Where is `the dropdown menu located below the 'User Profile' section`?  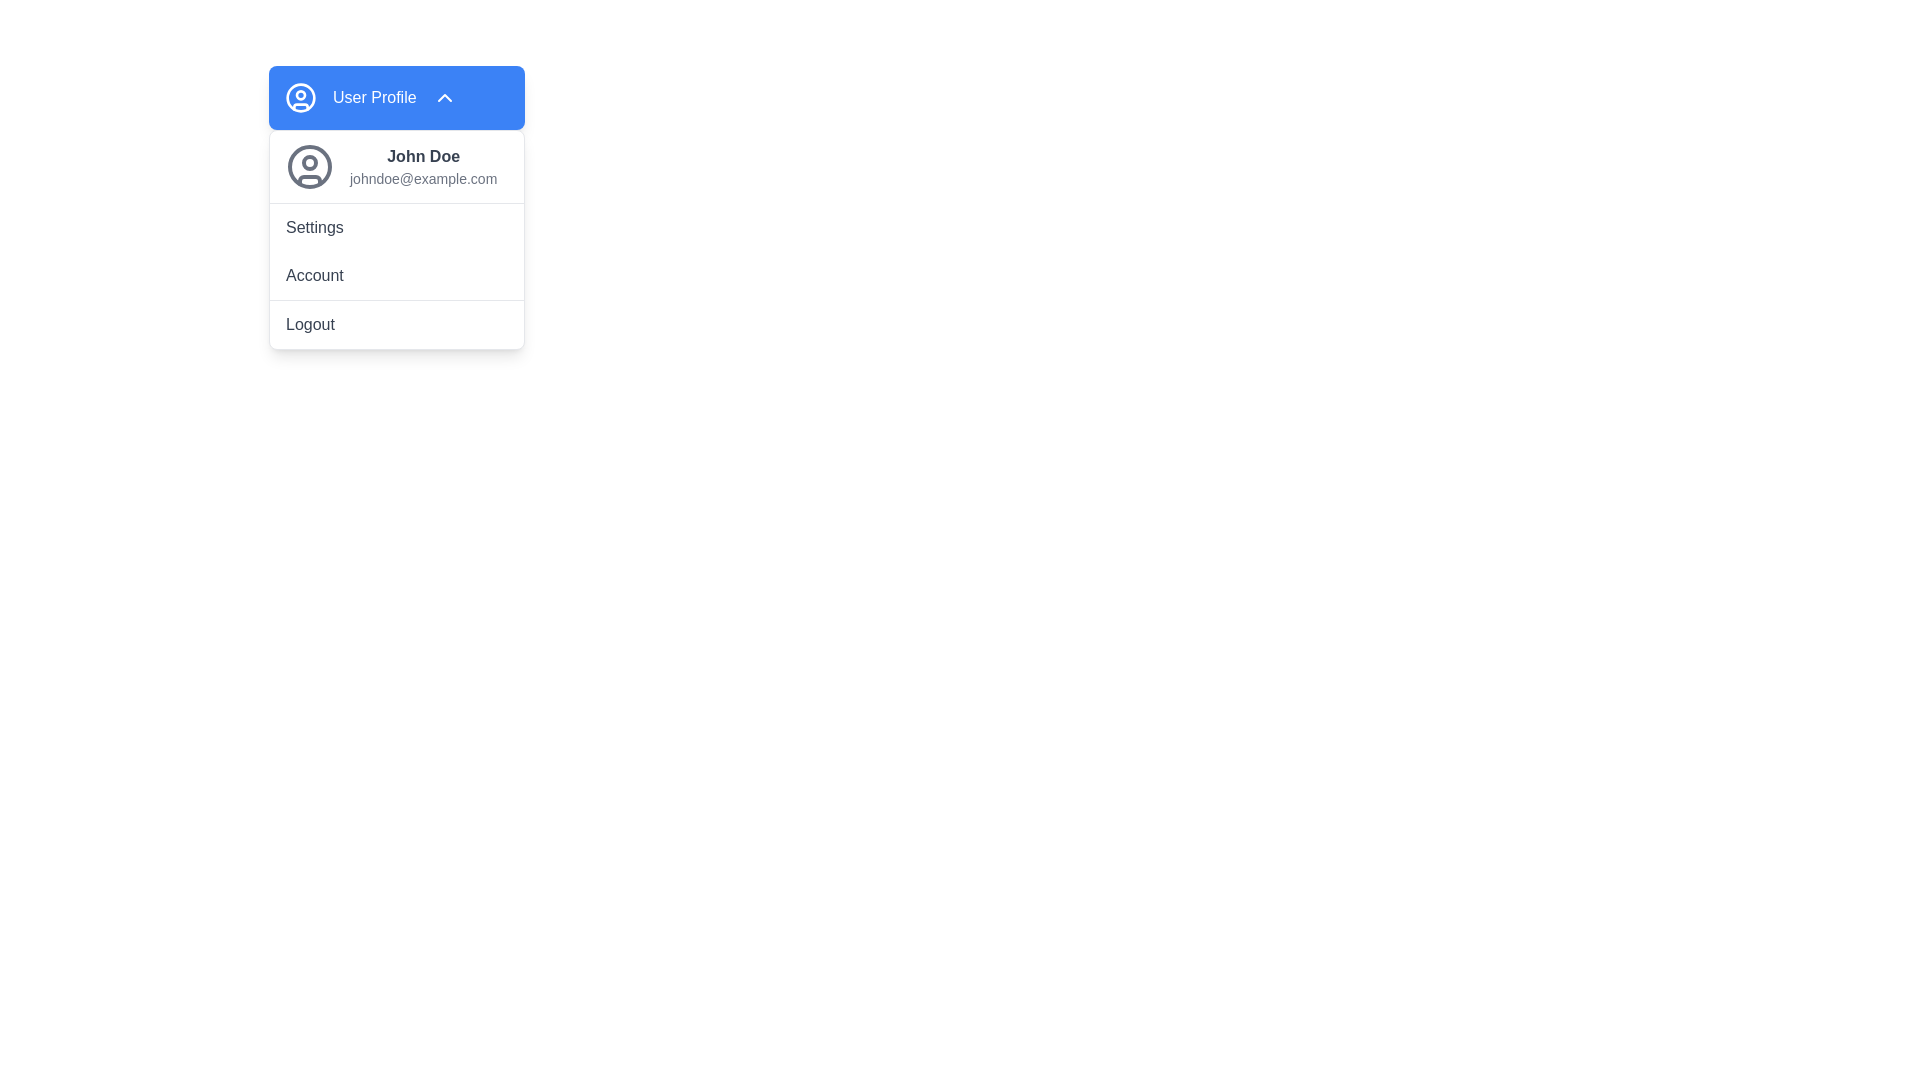
the dropdown menu located below the 'User Profile' section is located at coordinates (397, 238).